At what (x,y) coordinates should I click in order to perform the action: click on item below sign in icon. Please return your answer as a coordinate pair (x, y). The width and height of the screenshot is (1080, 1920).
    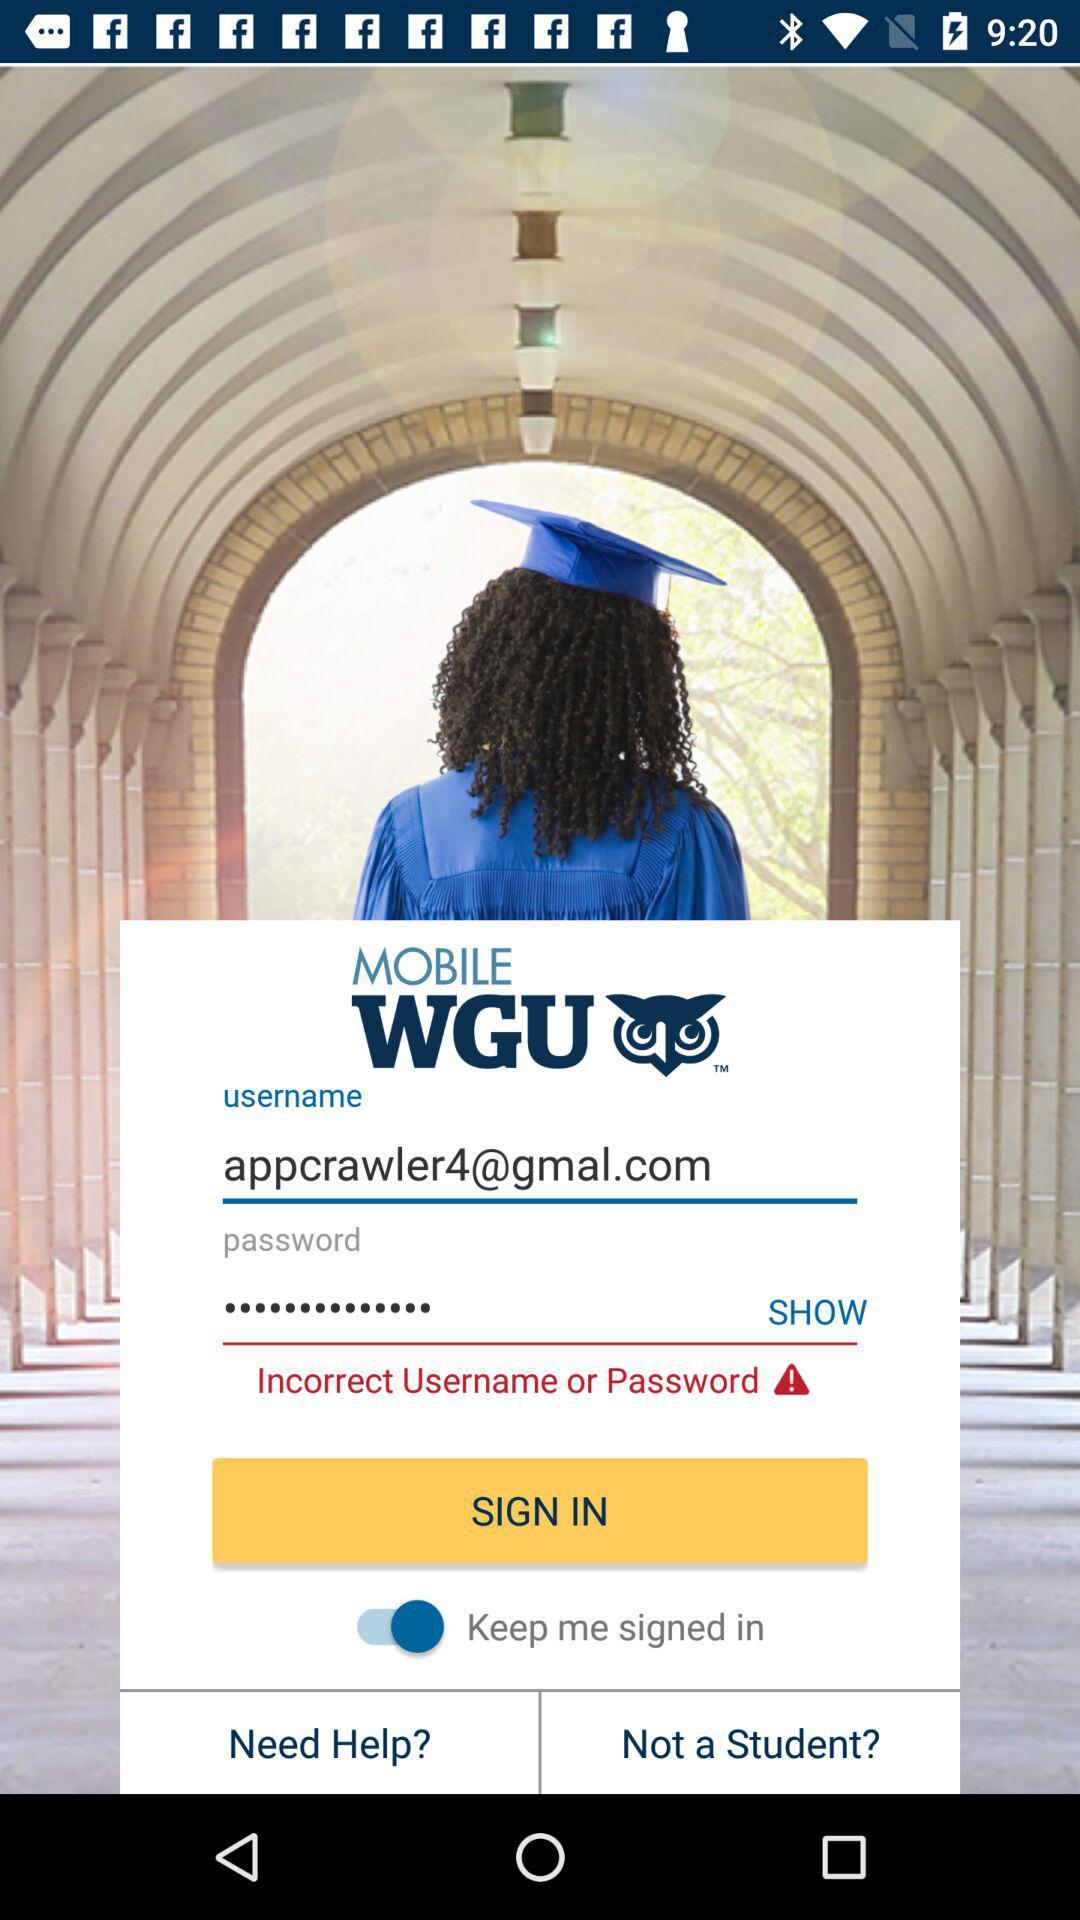
    Looking at the image, I should click on (390, 1626).